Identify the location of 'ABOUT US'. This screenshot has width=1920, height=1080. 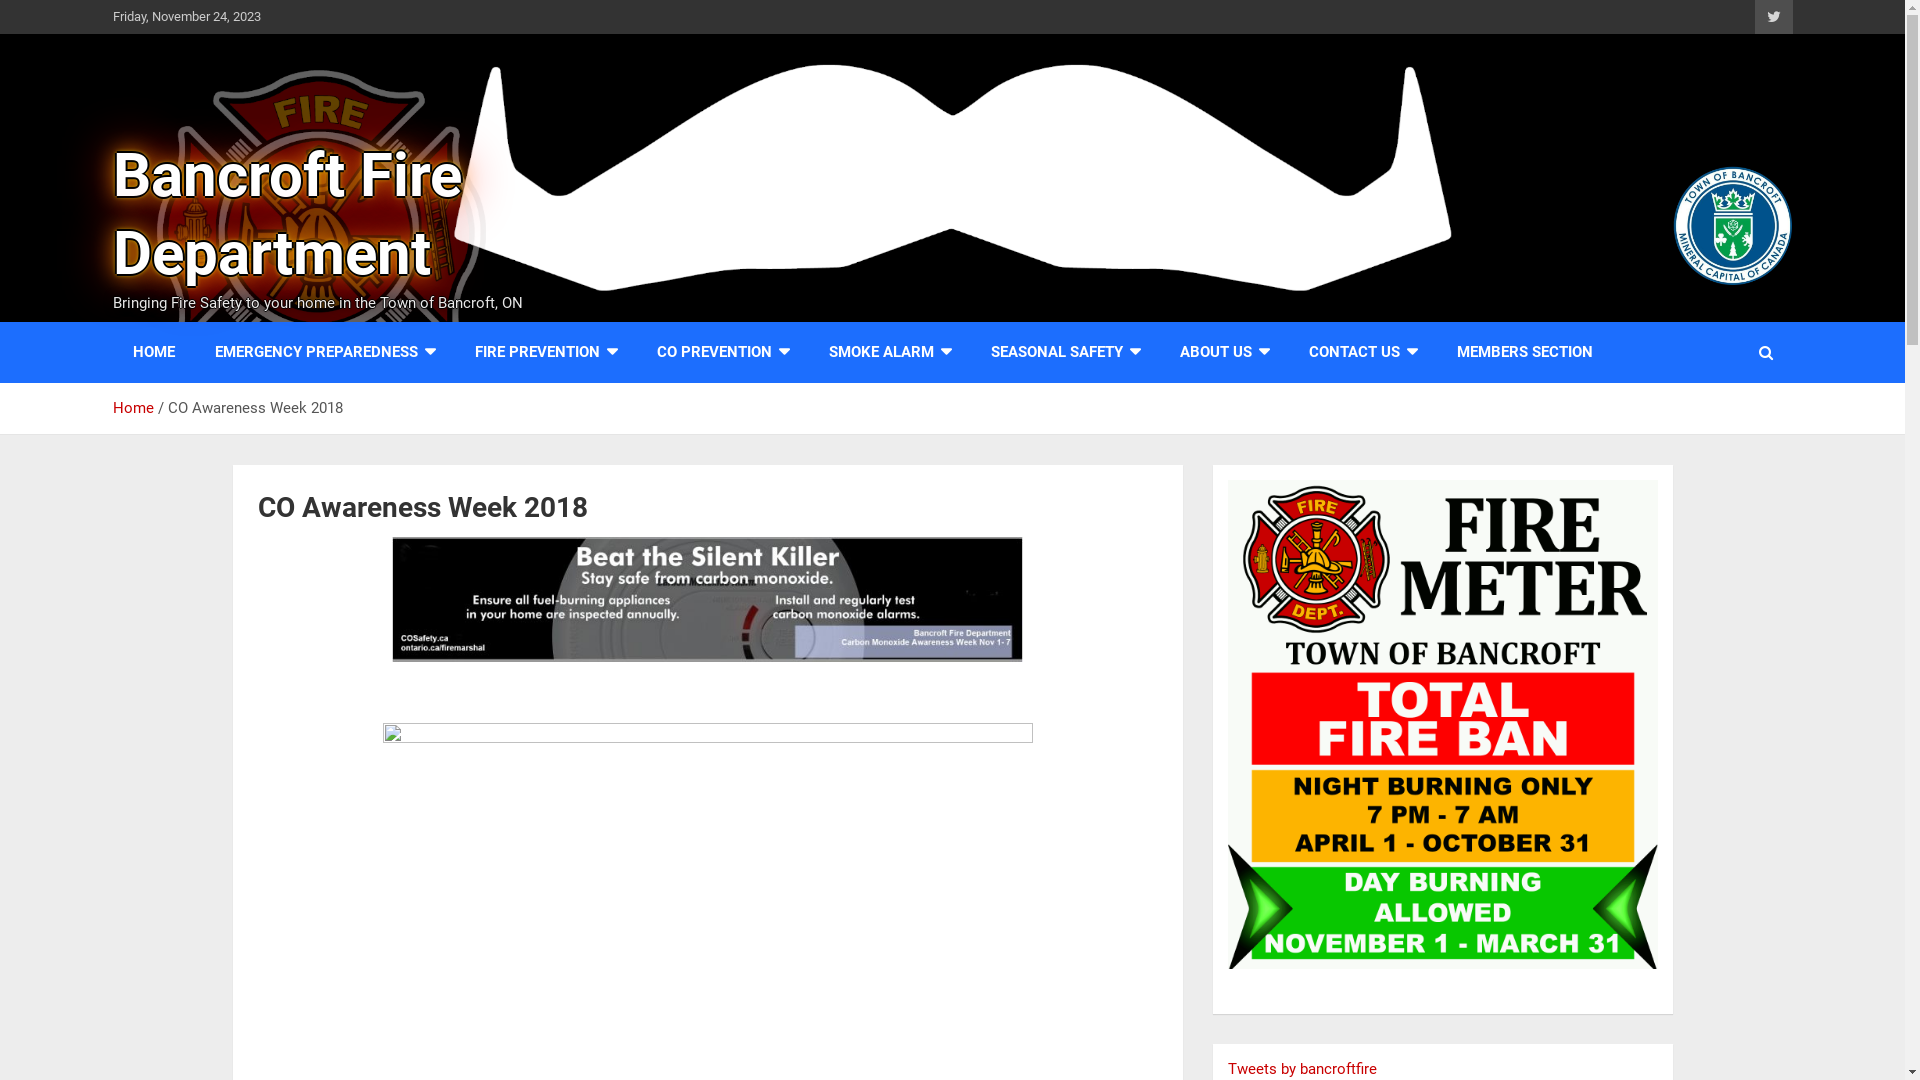
(1223, 351).